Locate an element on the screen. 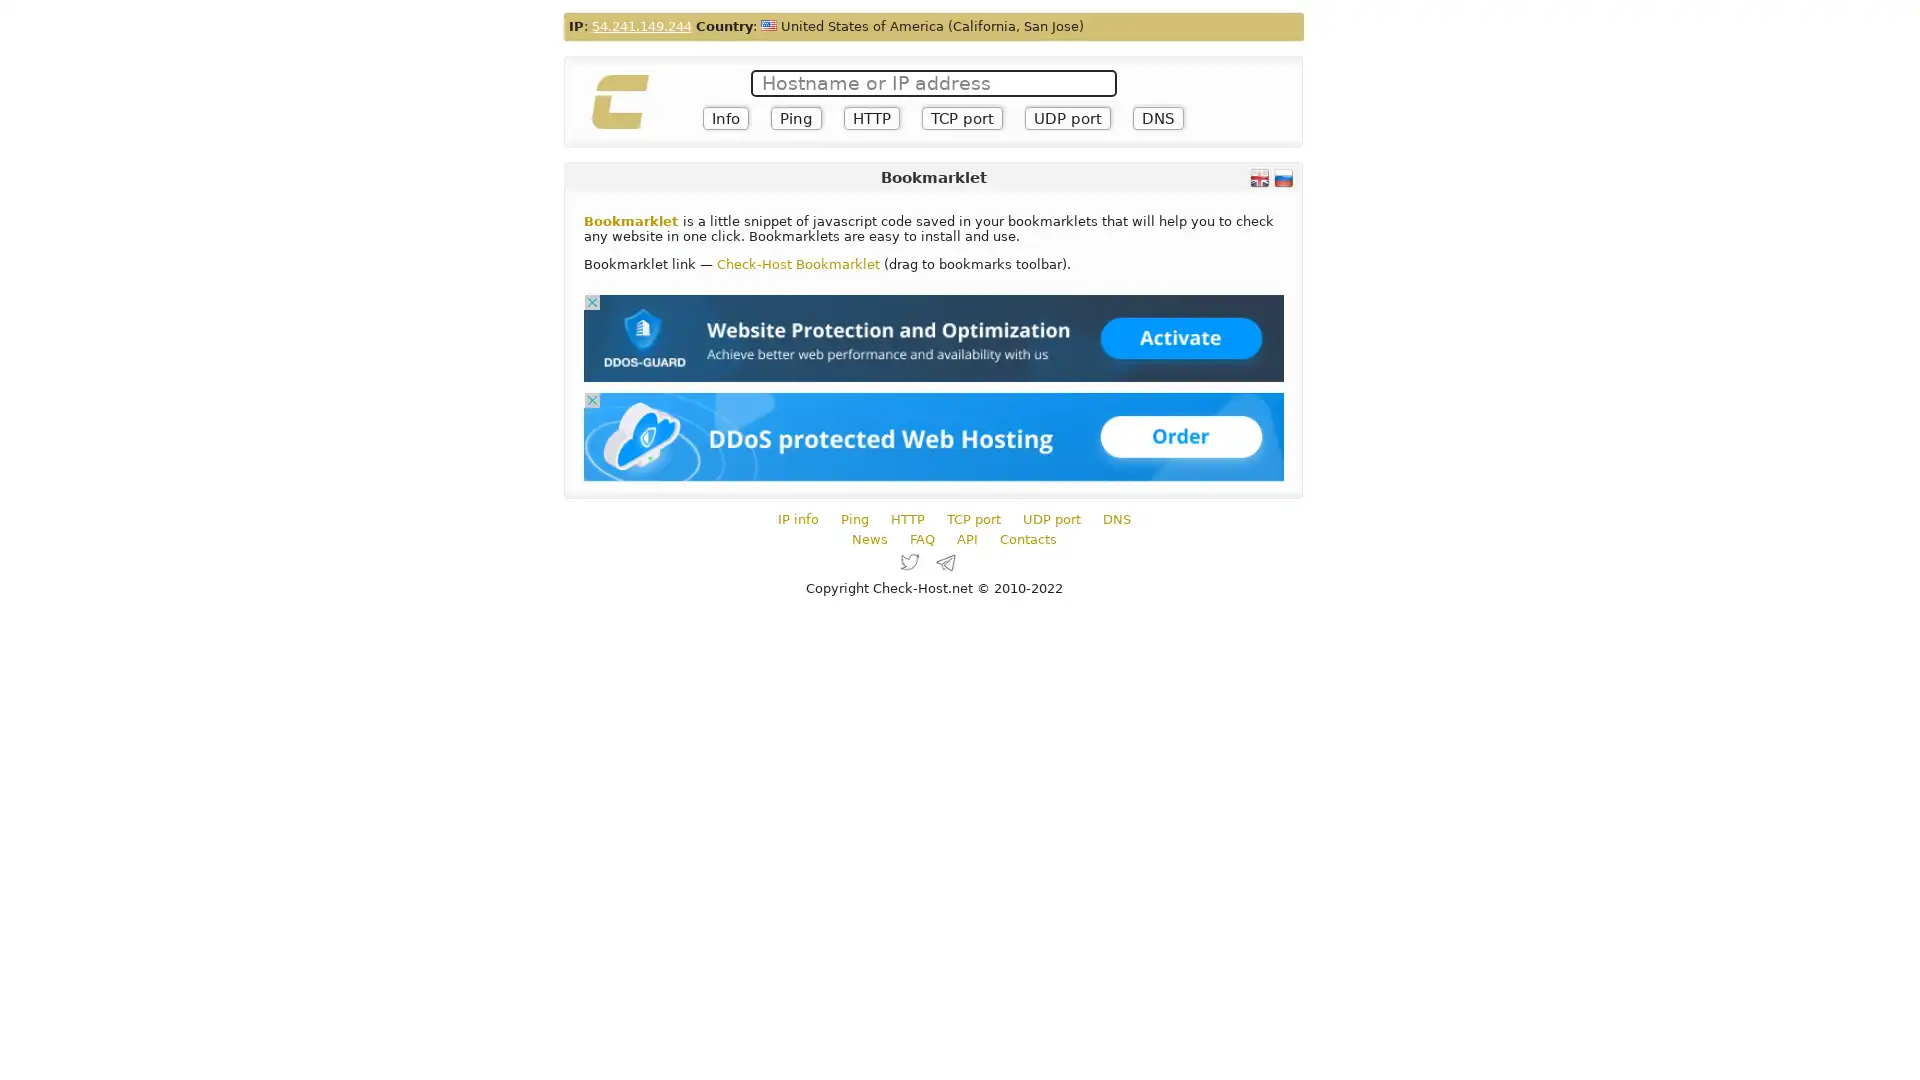 This screenshot has width=1920, height=1080. Ping is located at coordinates (794, 118).